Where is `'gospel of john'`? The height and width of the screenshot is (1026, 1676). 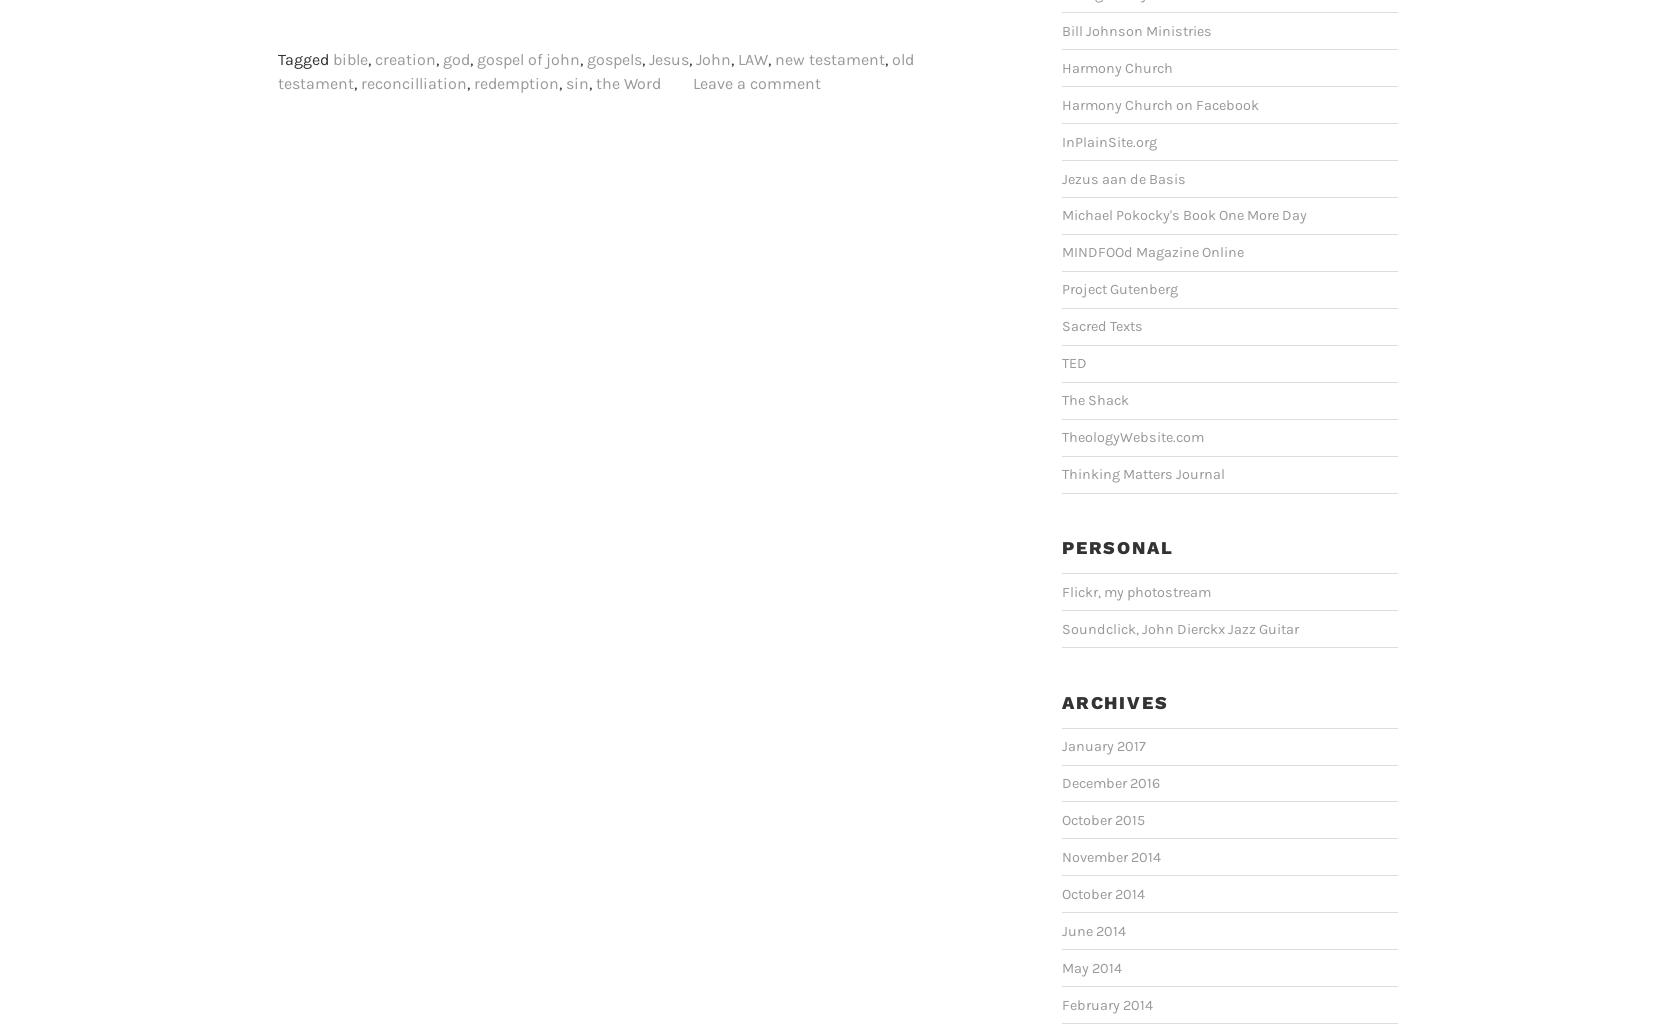
'gospel of john' is located at coordinates (528, 58).